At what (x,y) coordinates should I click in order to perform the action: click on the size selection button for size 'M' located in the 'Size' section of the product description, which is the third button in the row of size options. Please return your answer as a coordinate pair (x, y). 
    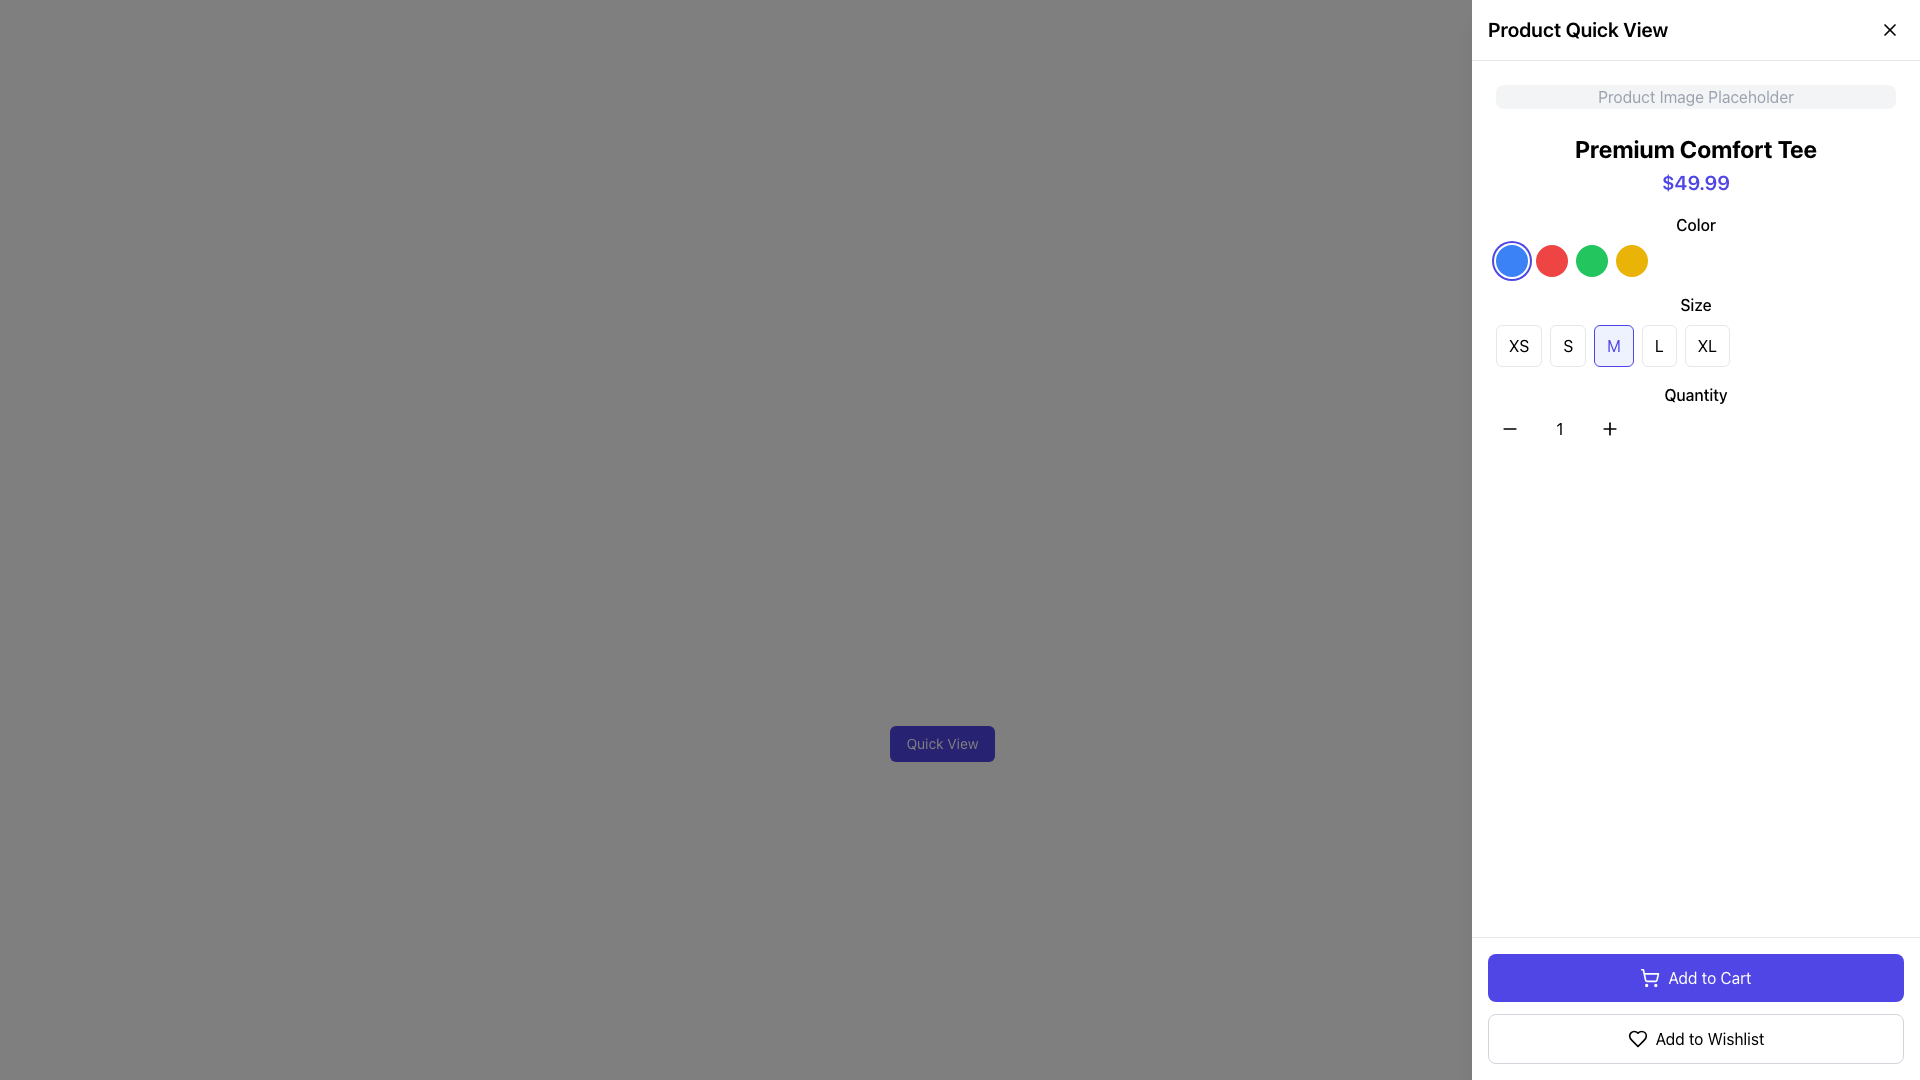
    Looking at the image, I should click on (1614, 345).